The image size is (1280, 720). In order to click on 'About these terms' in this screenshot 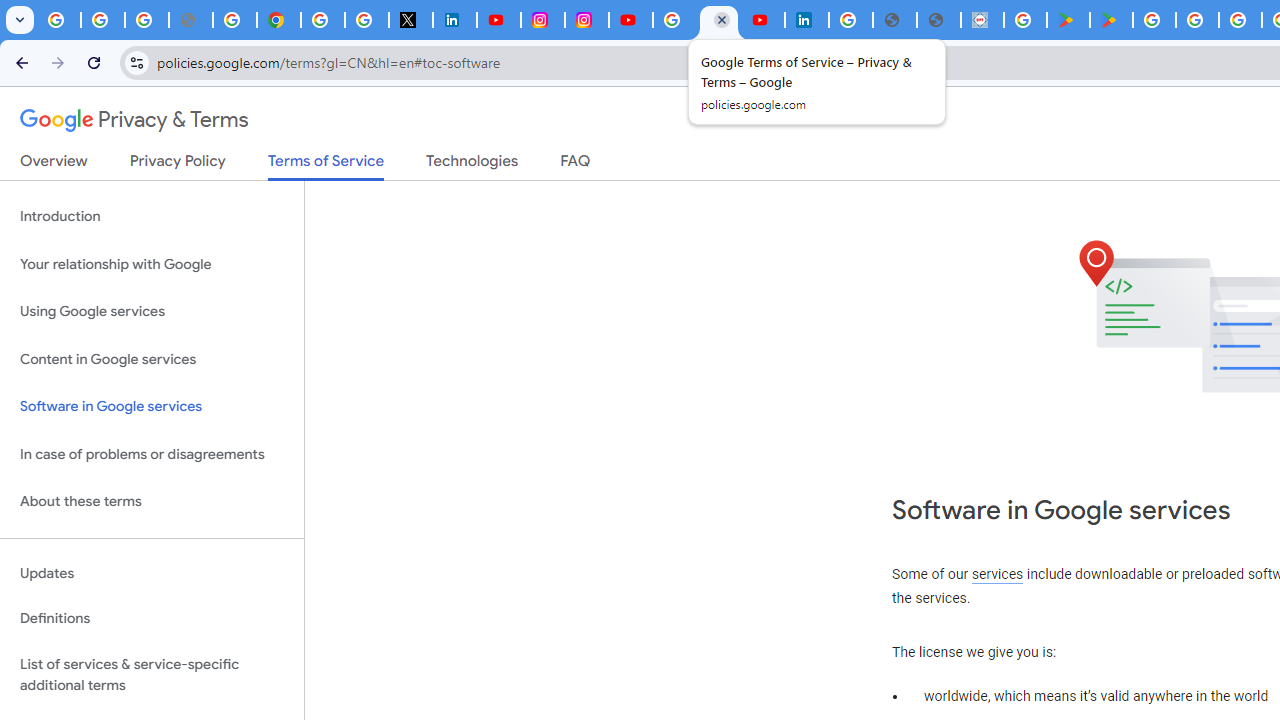, I will do `click(151, 501)`.